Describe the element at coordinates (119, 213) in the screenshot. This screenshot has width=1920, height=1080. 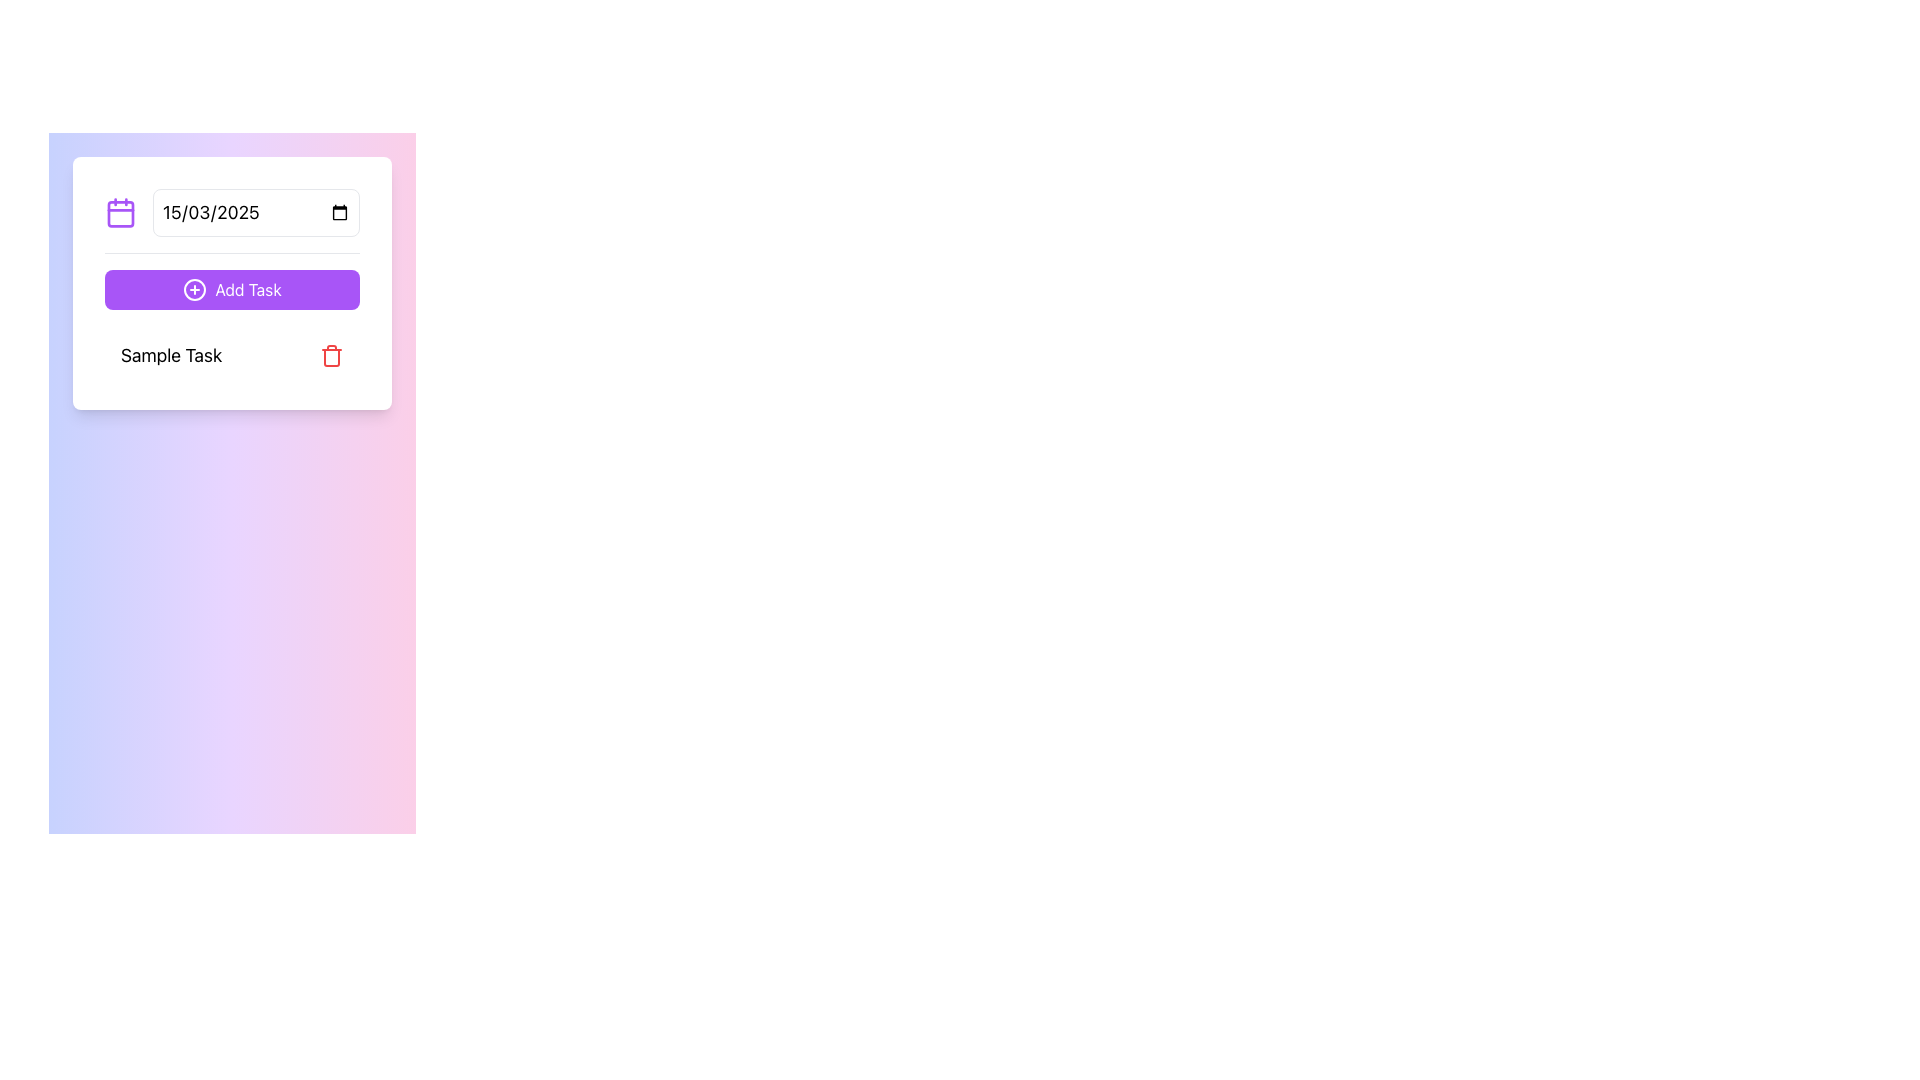
I see `the main body of the calendar icon's graphical representation, which is a rectangular shape positioned centrally within the SVG icon` at that location.